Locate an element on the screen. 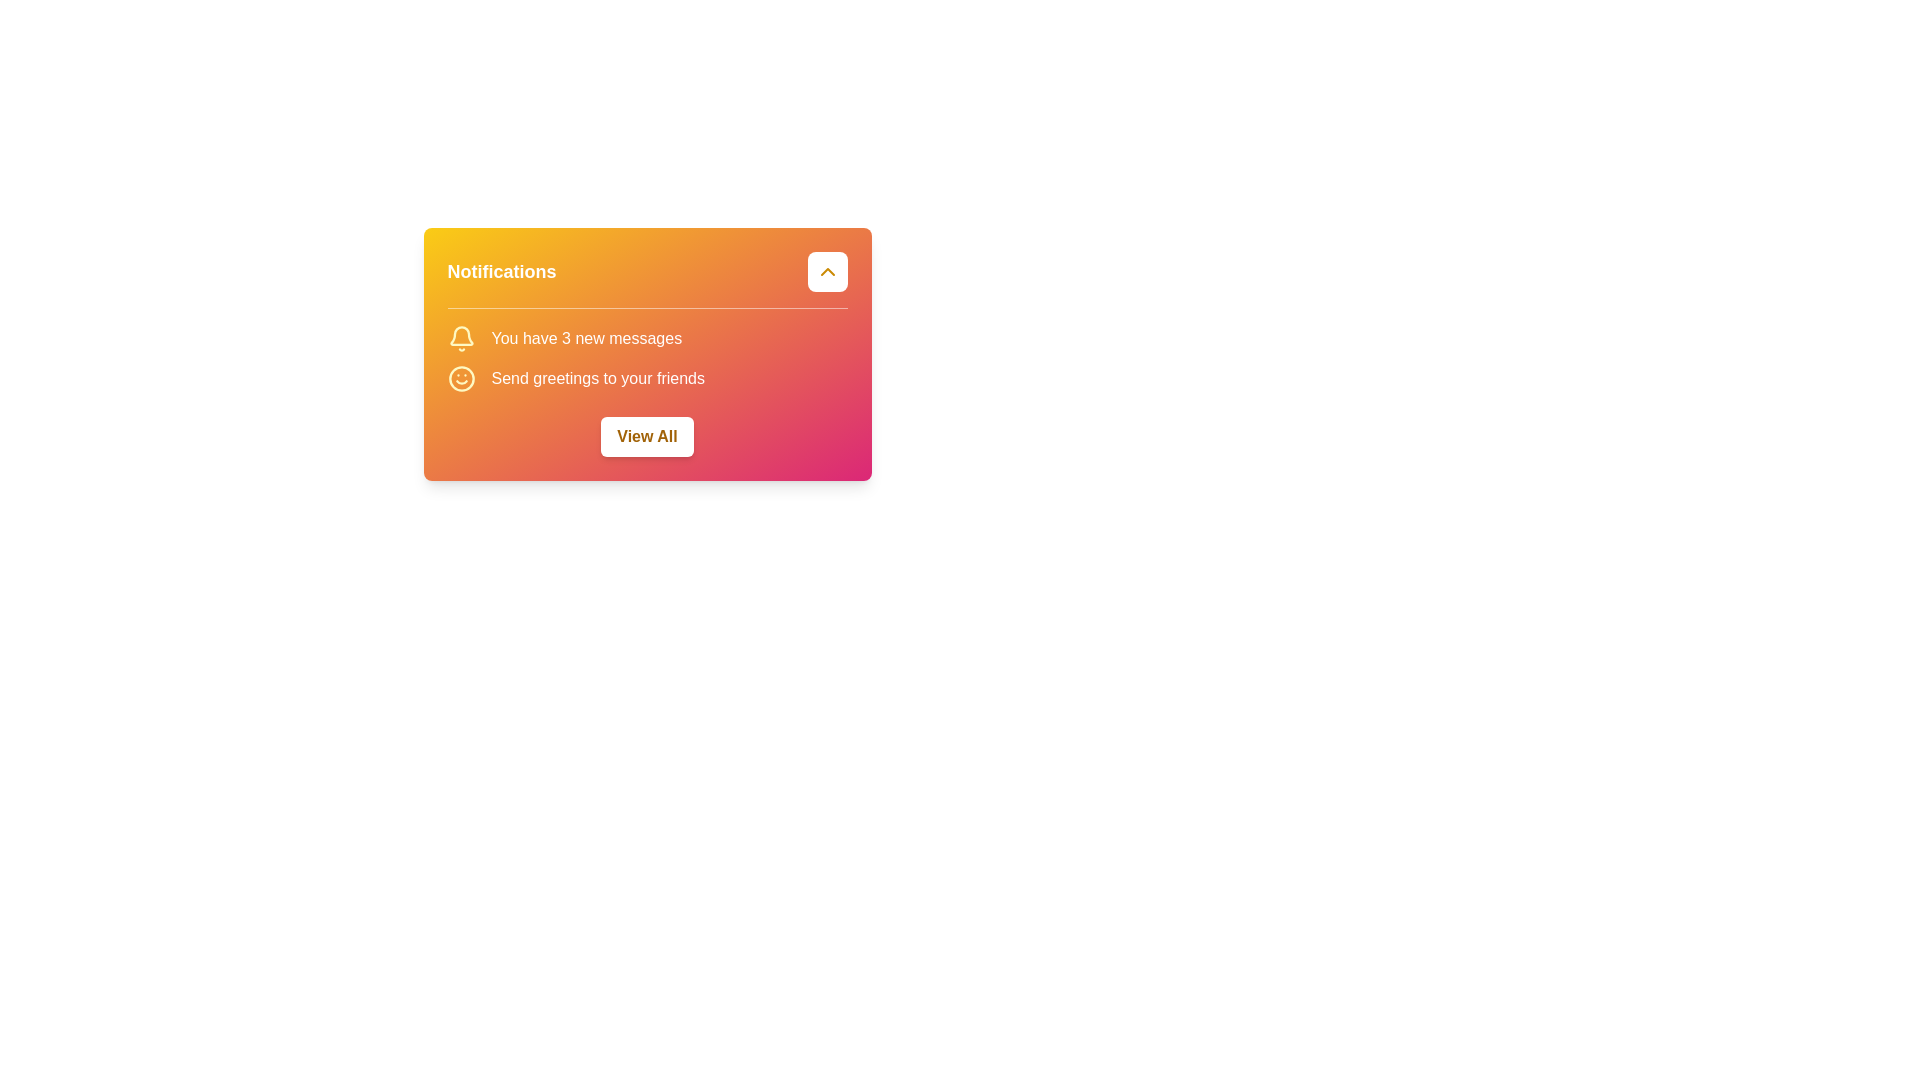 The height and width of the screenshot is (1080, 1920). text 'You have 3 new messages' from the notification card, which is the first item in the vertically stacked list group is located at coordinates (647, 338).